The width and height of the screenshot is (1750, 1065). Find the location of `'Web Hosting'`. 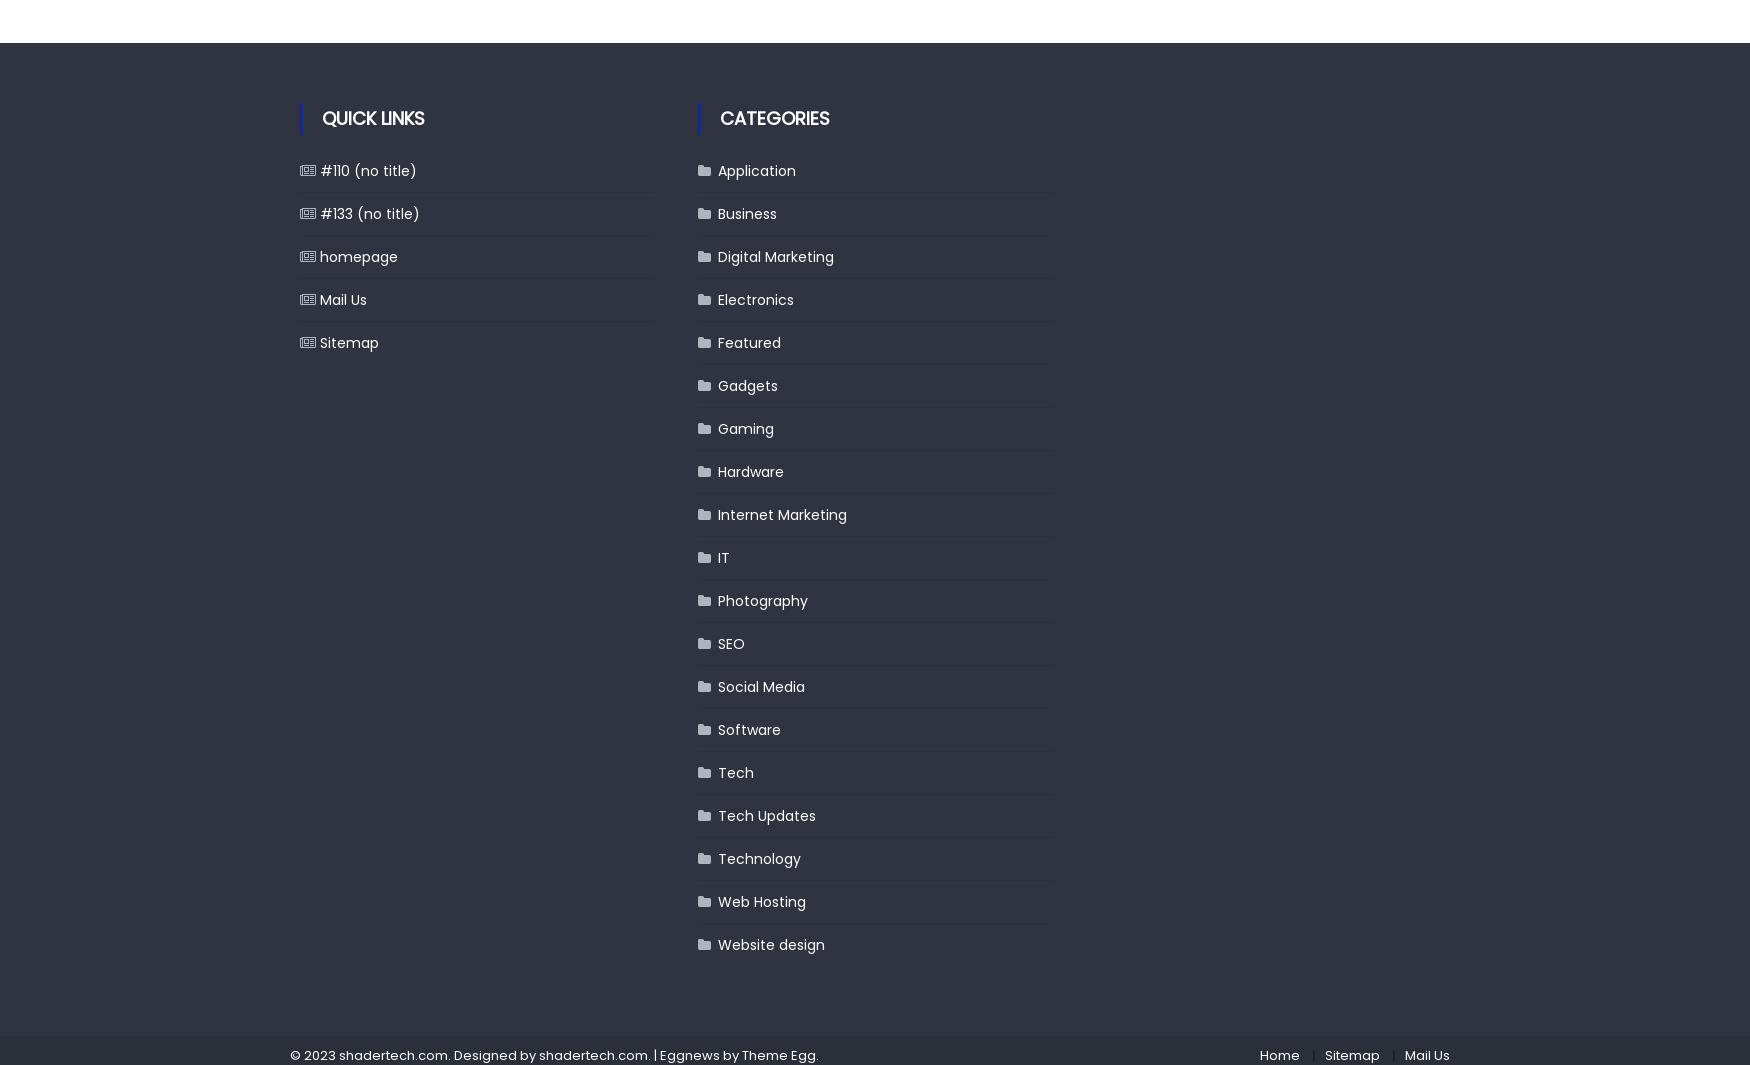

'Web Hosting' is located at coordinates (760, 901).